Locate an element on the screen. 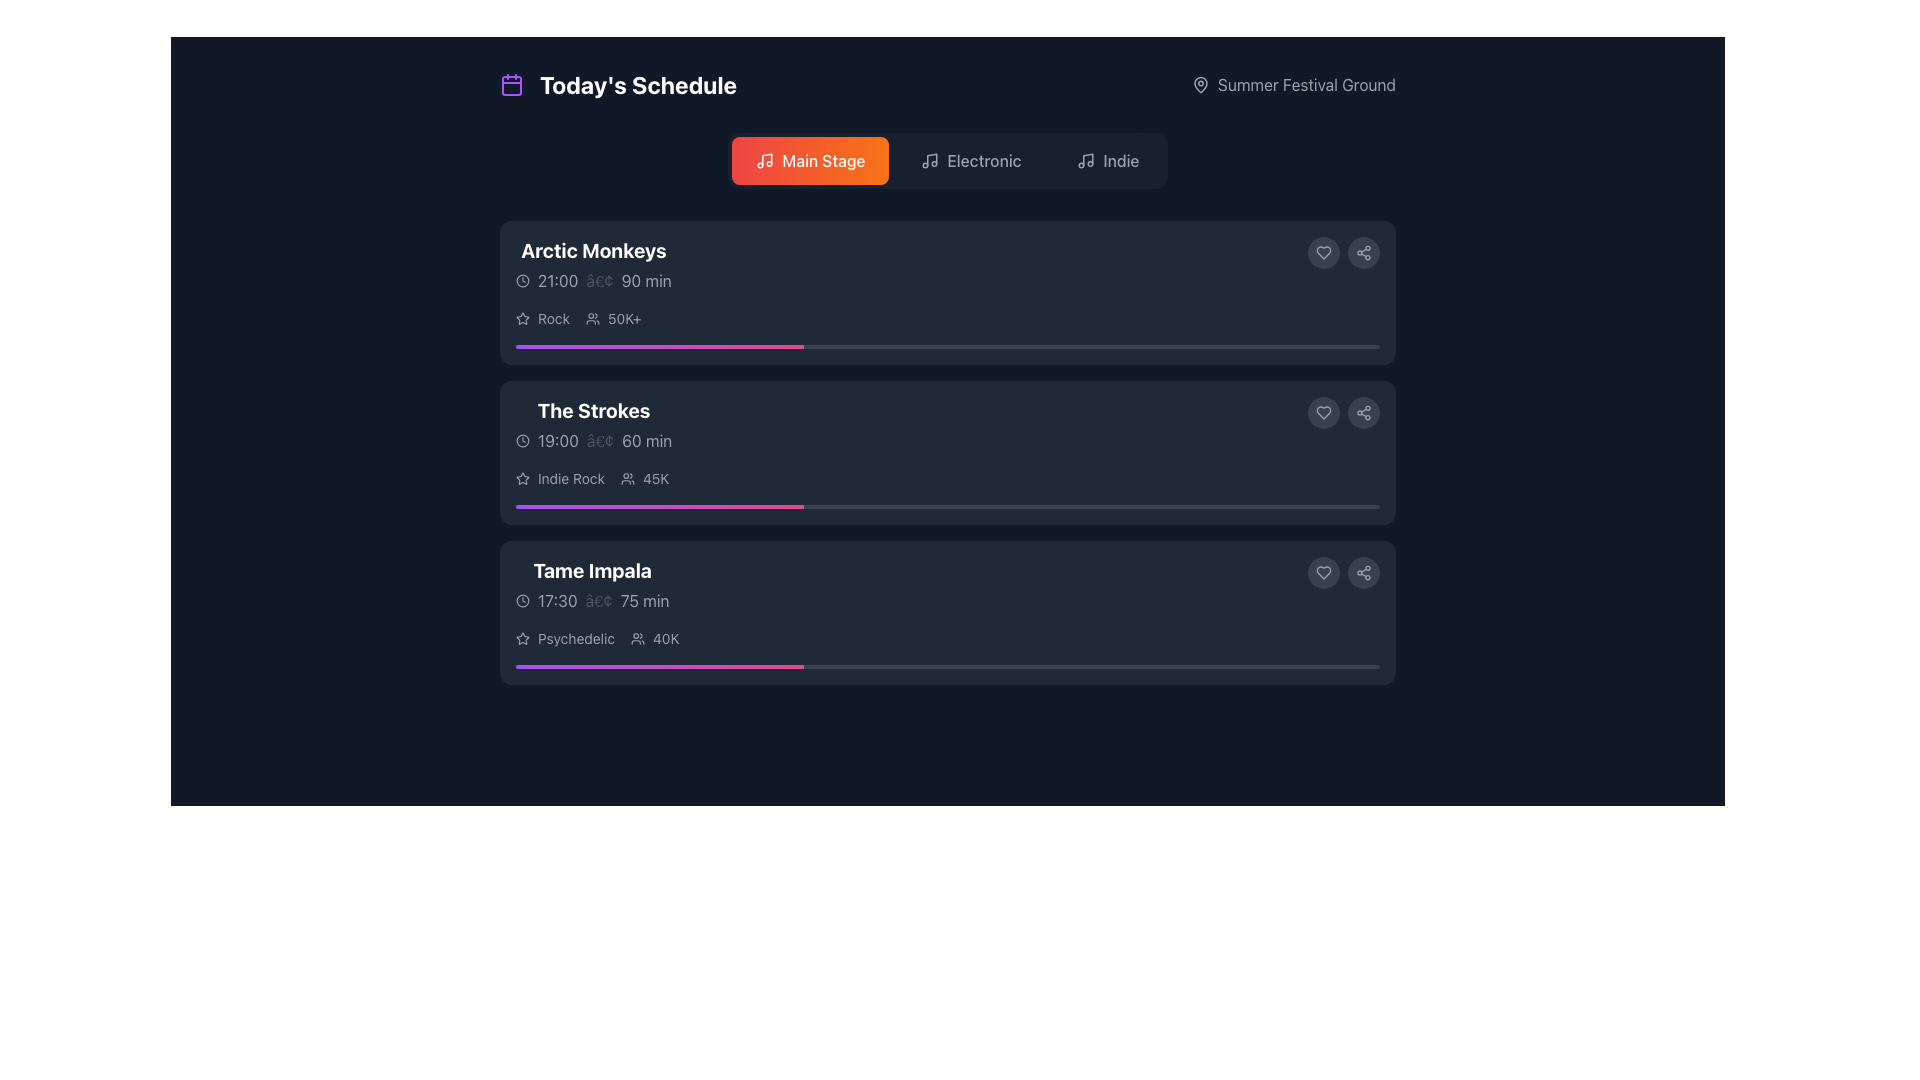 The height and width of the screenshot is (1080, 1920). the header element containing 'Today's Schedule' and 'Summer Festival Ground' by moving the cursor to its center point is located at coordinates (947, 83).